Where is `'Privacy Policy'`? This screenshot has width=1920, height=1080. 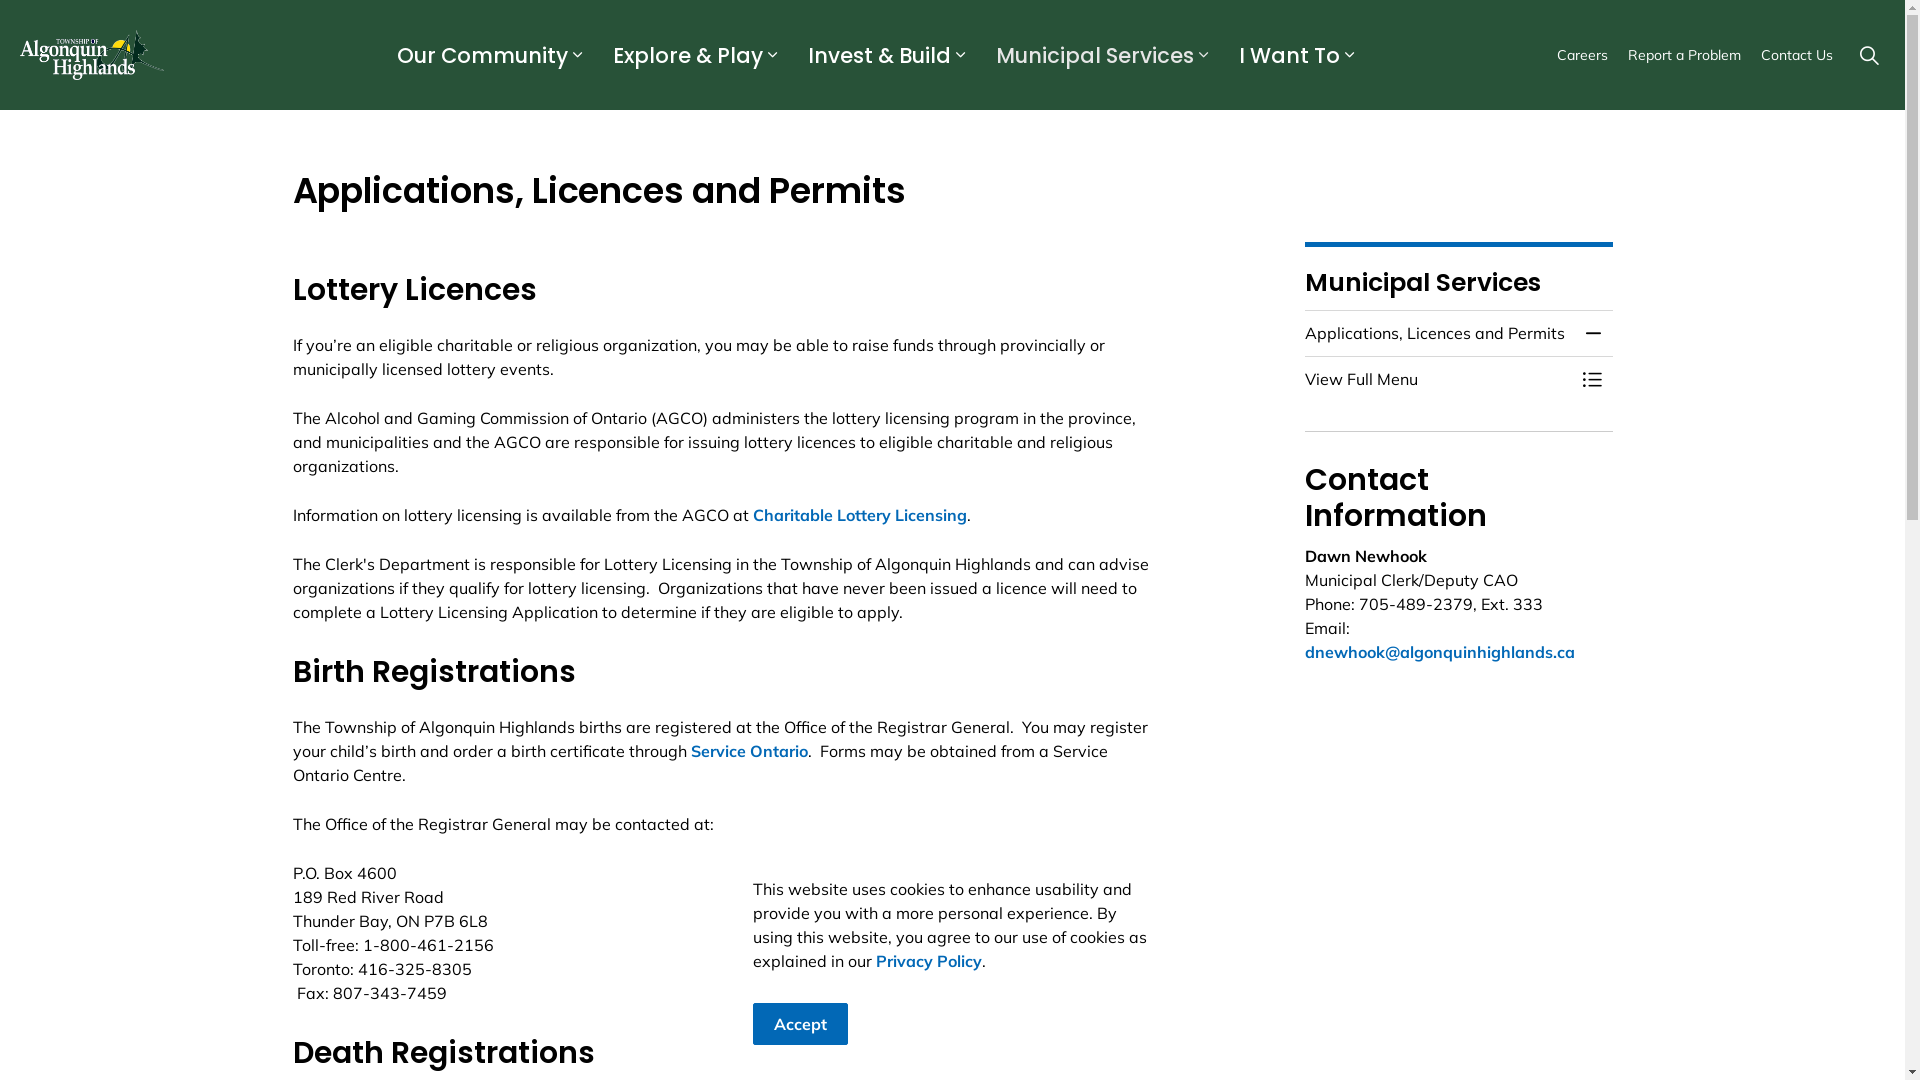
'Privacy Policy' is located at coordinates (928, 959).